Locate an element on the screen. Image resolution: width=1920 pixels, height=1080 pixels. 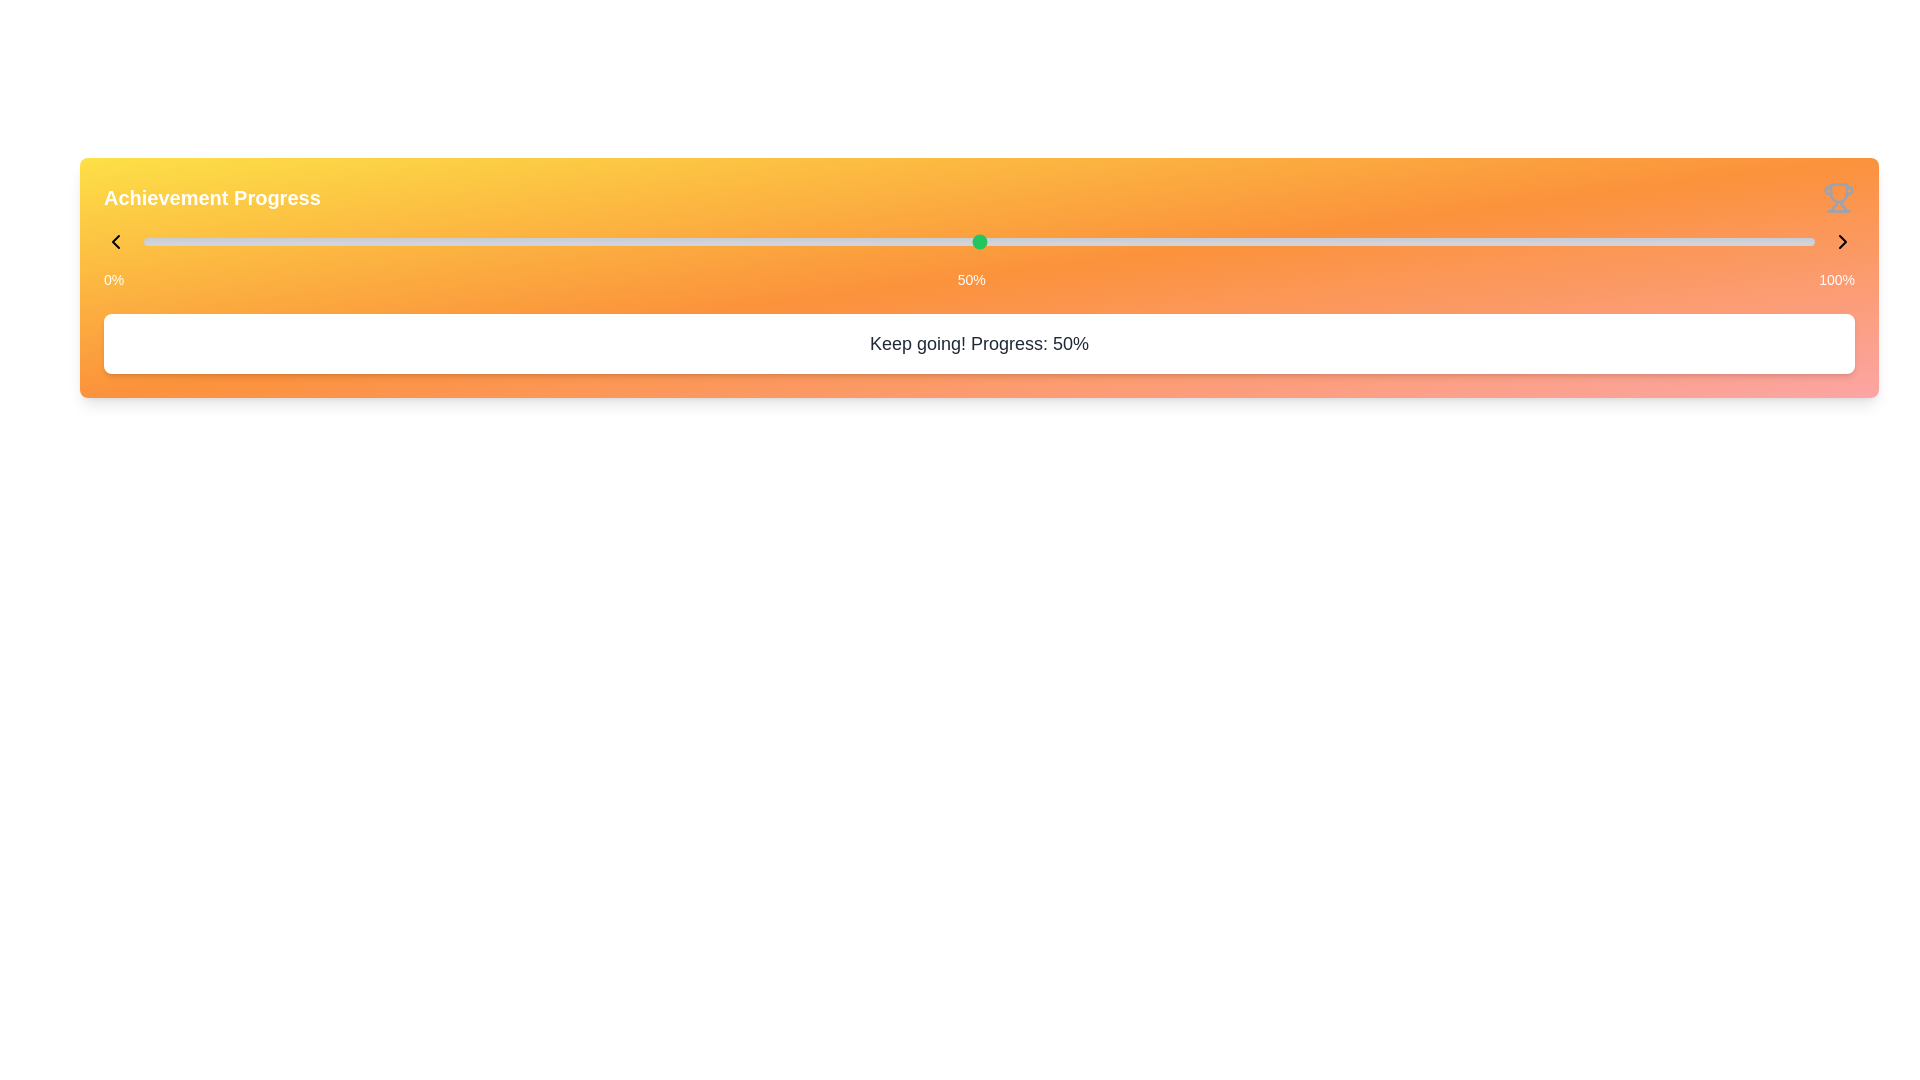
the slider that allows users to set or display a percentage value, currently showing 50% is located at coordinates (979, 241).